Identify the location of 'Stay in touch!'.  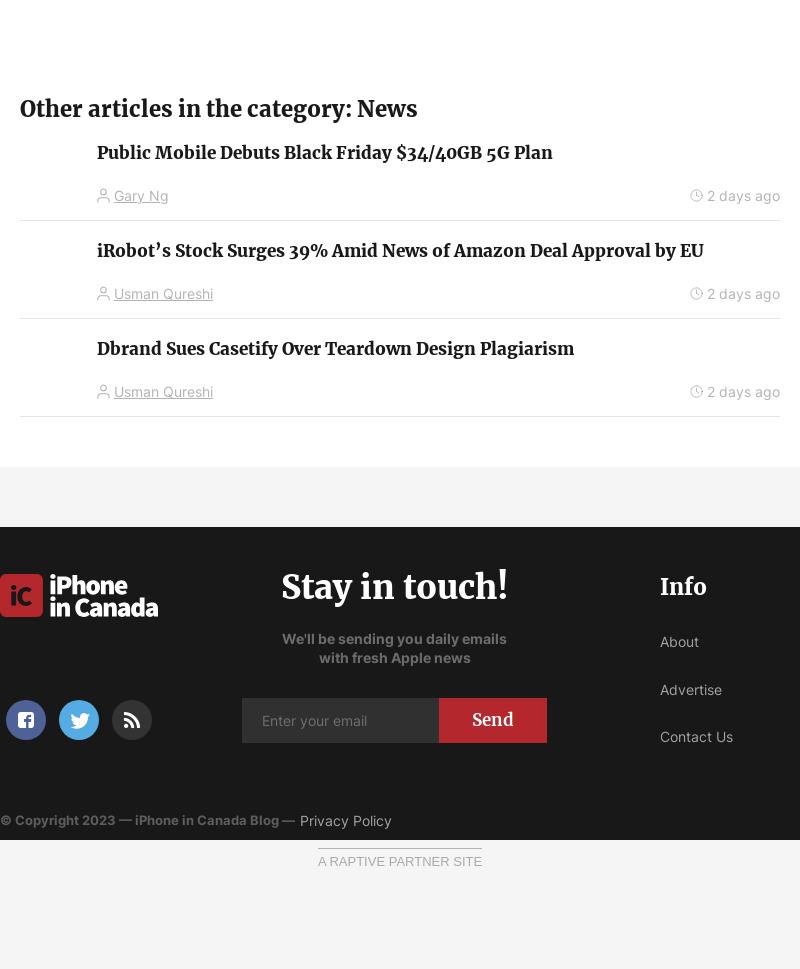
(393, 586).